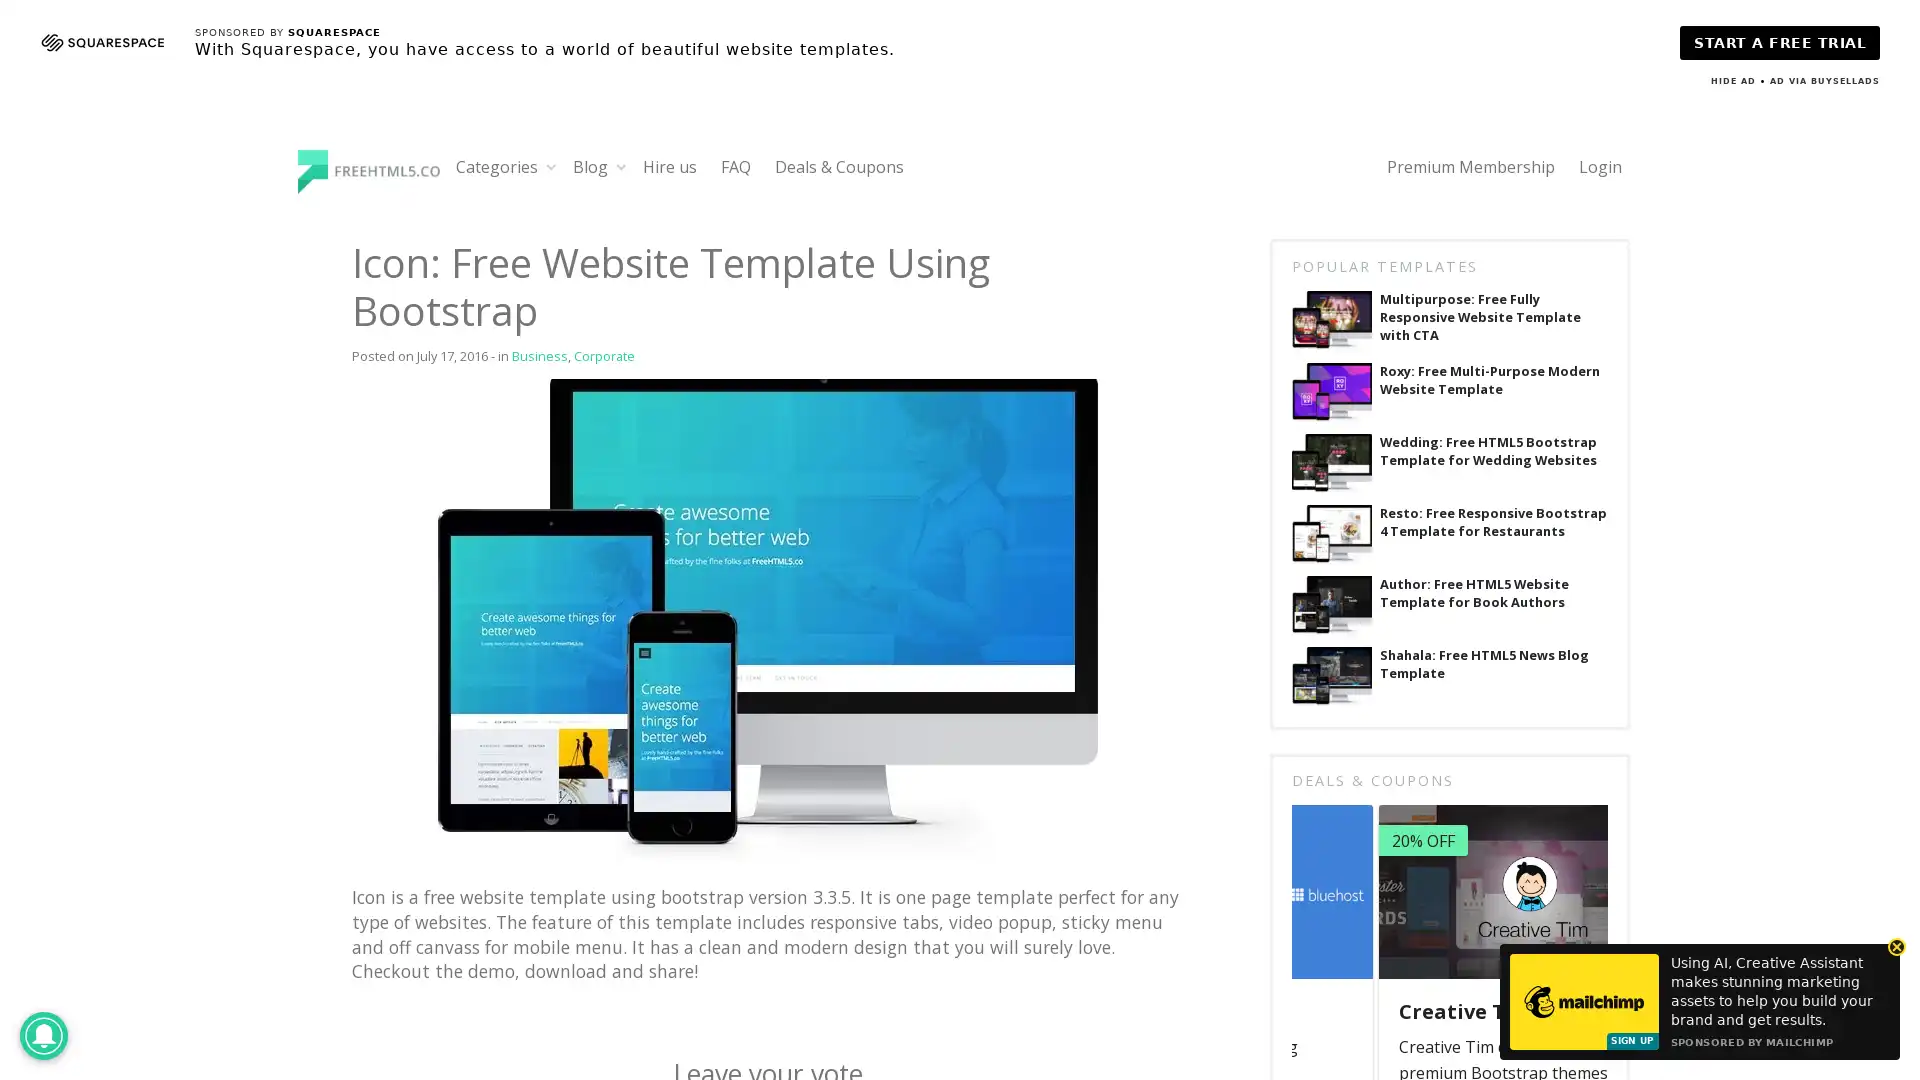 This screenshot has width=1920, height=1080. Describe the element at coordinates (620, 165) in the screenshot. I see `Expand child menu` at that location.